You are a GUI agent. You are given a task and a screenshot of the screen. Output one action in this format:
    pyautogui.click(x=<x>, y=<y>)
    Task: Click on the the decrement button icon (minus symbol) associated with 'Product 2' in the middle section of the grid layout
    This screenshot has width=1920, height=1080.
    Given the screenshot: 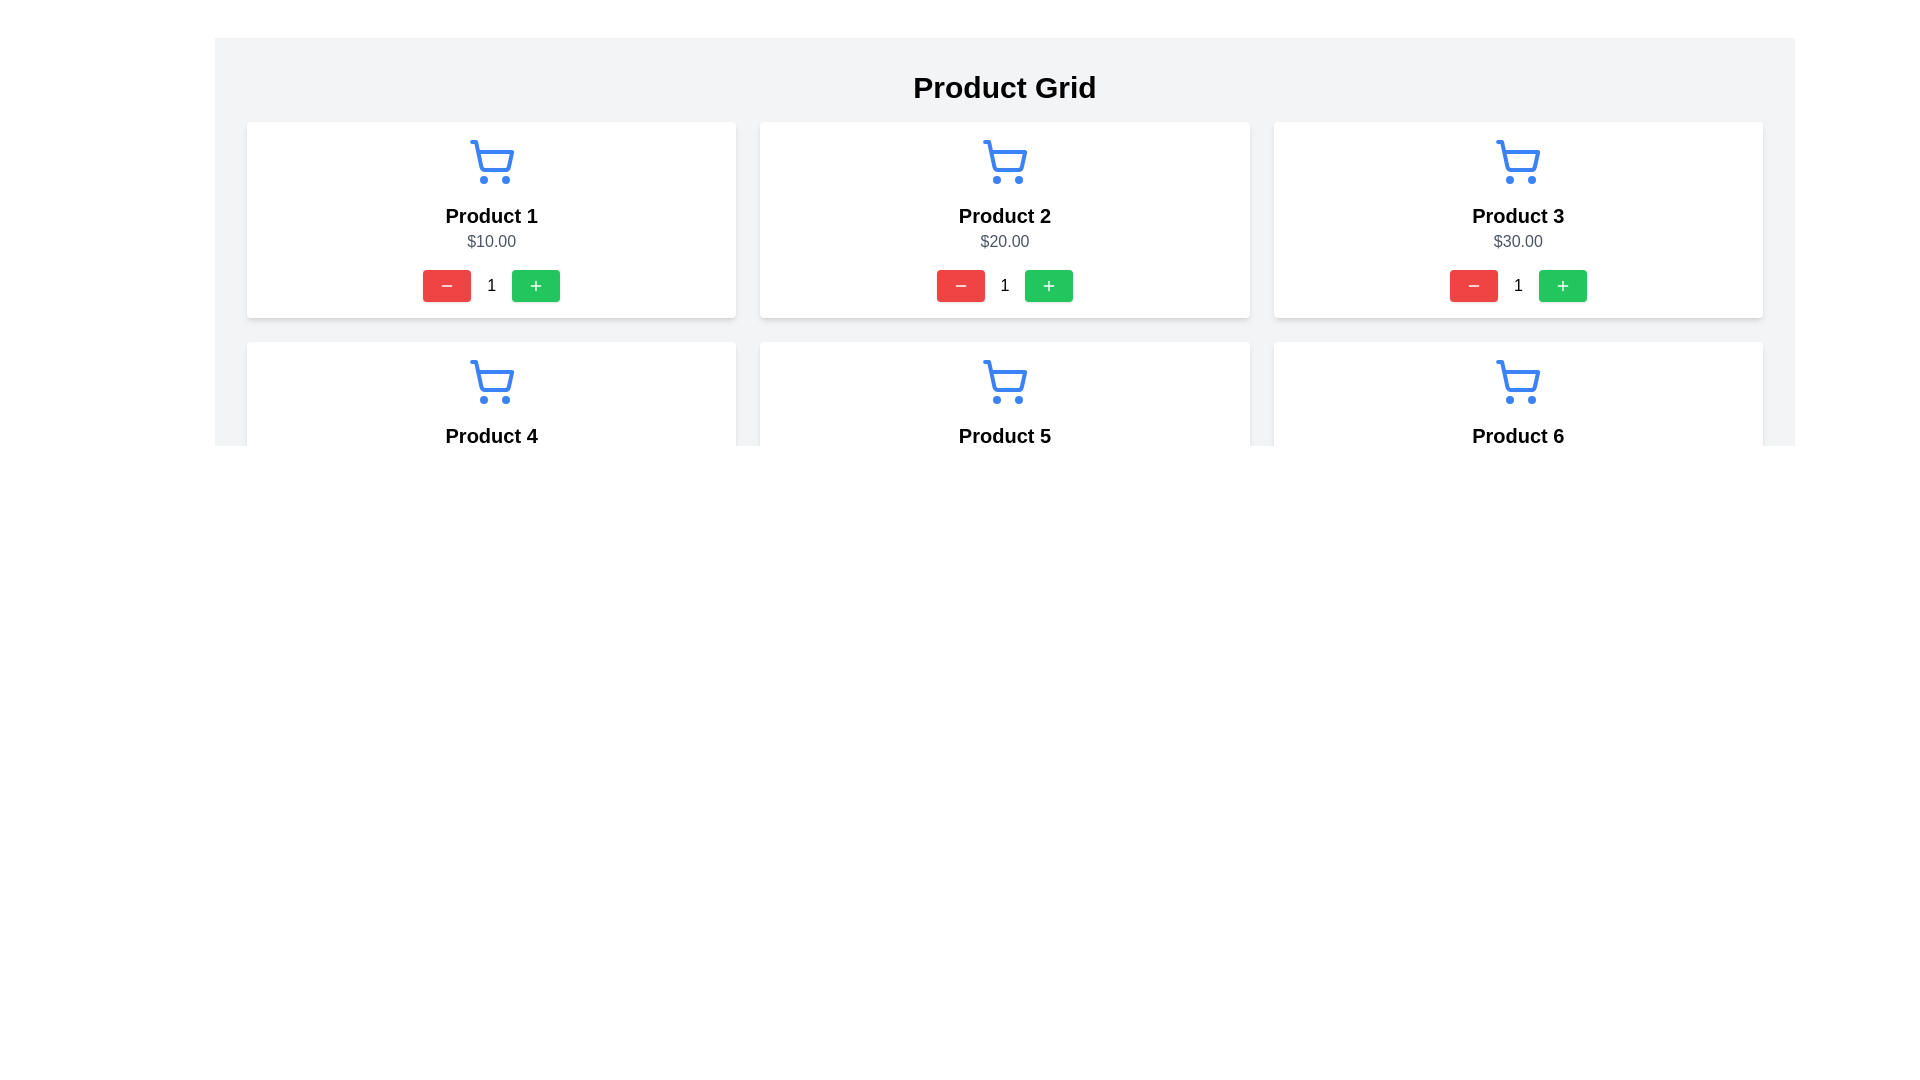 What is the action you would take?
    pyautogui.click(x=960, y=285)
    